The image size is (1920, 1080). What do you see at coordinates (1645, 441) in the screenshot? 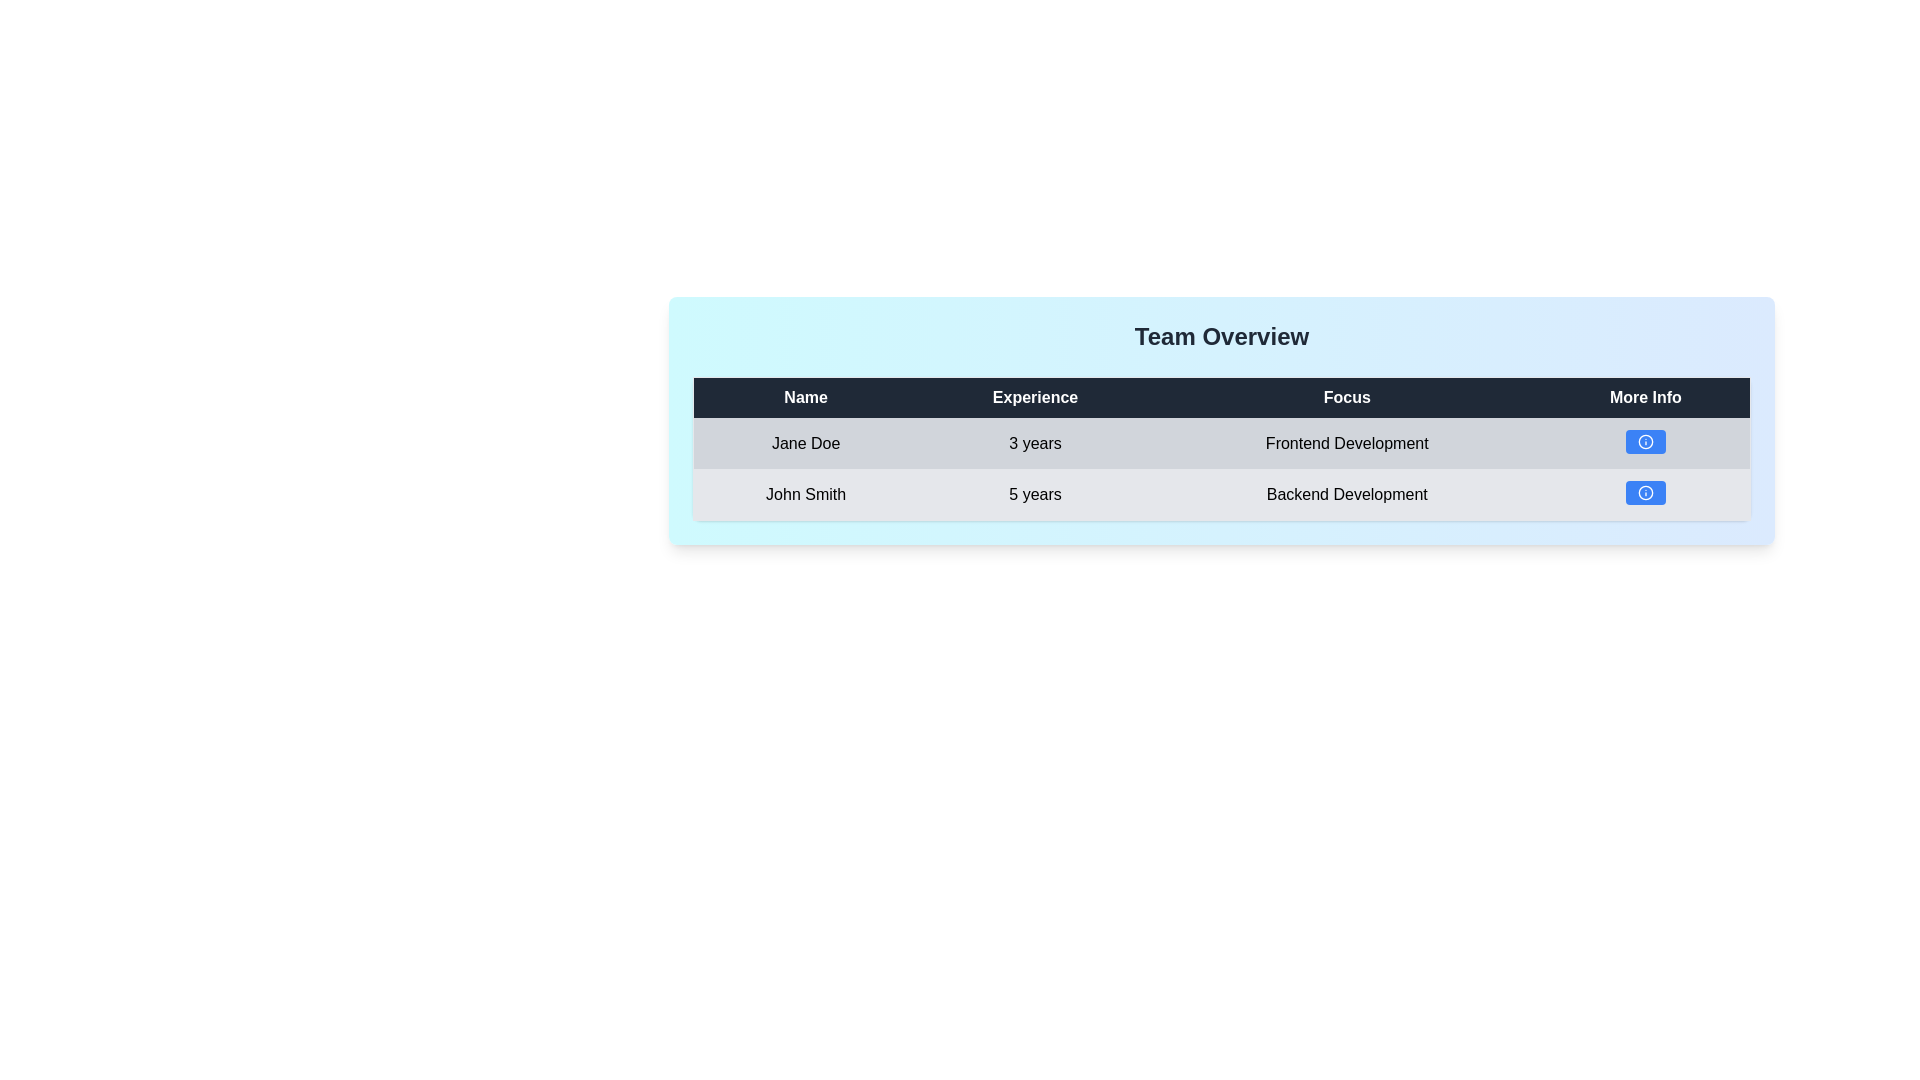
I see `the button in the 'More Info' column of the first row in the 'Team Overview' table` at bounding box center [1645, 441].